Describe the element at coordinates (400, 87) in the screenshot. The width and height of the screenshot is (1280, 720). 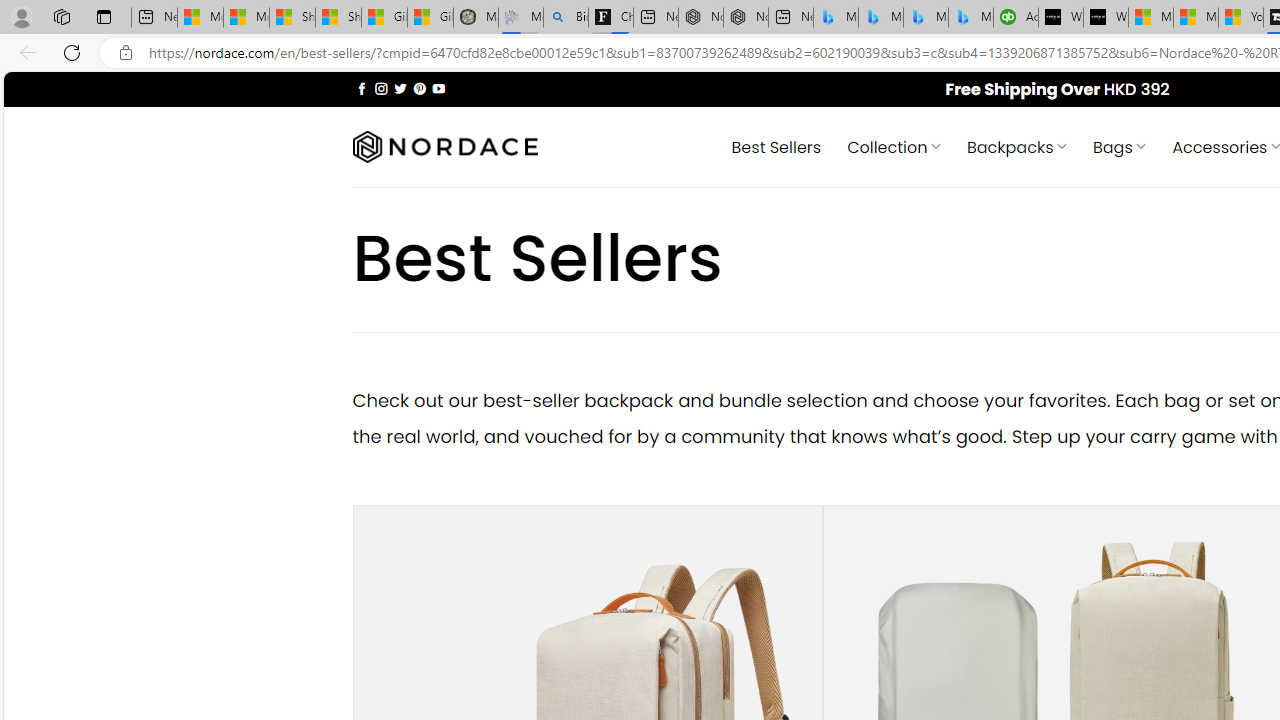
I see `'Follow on Twitter'` at that location.